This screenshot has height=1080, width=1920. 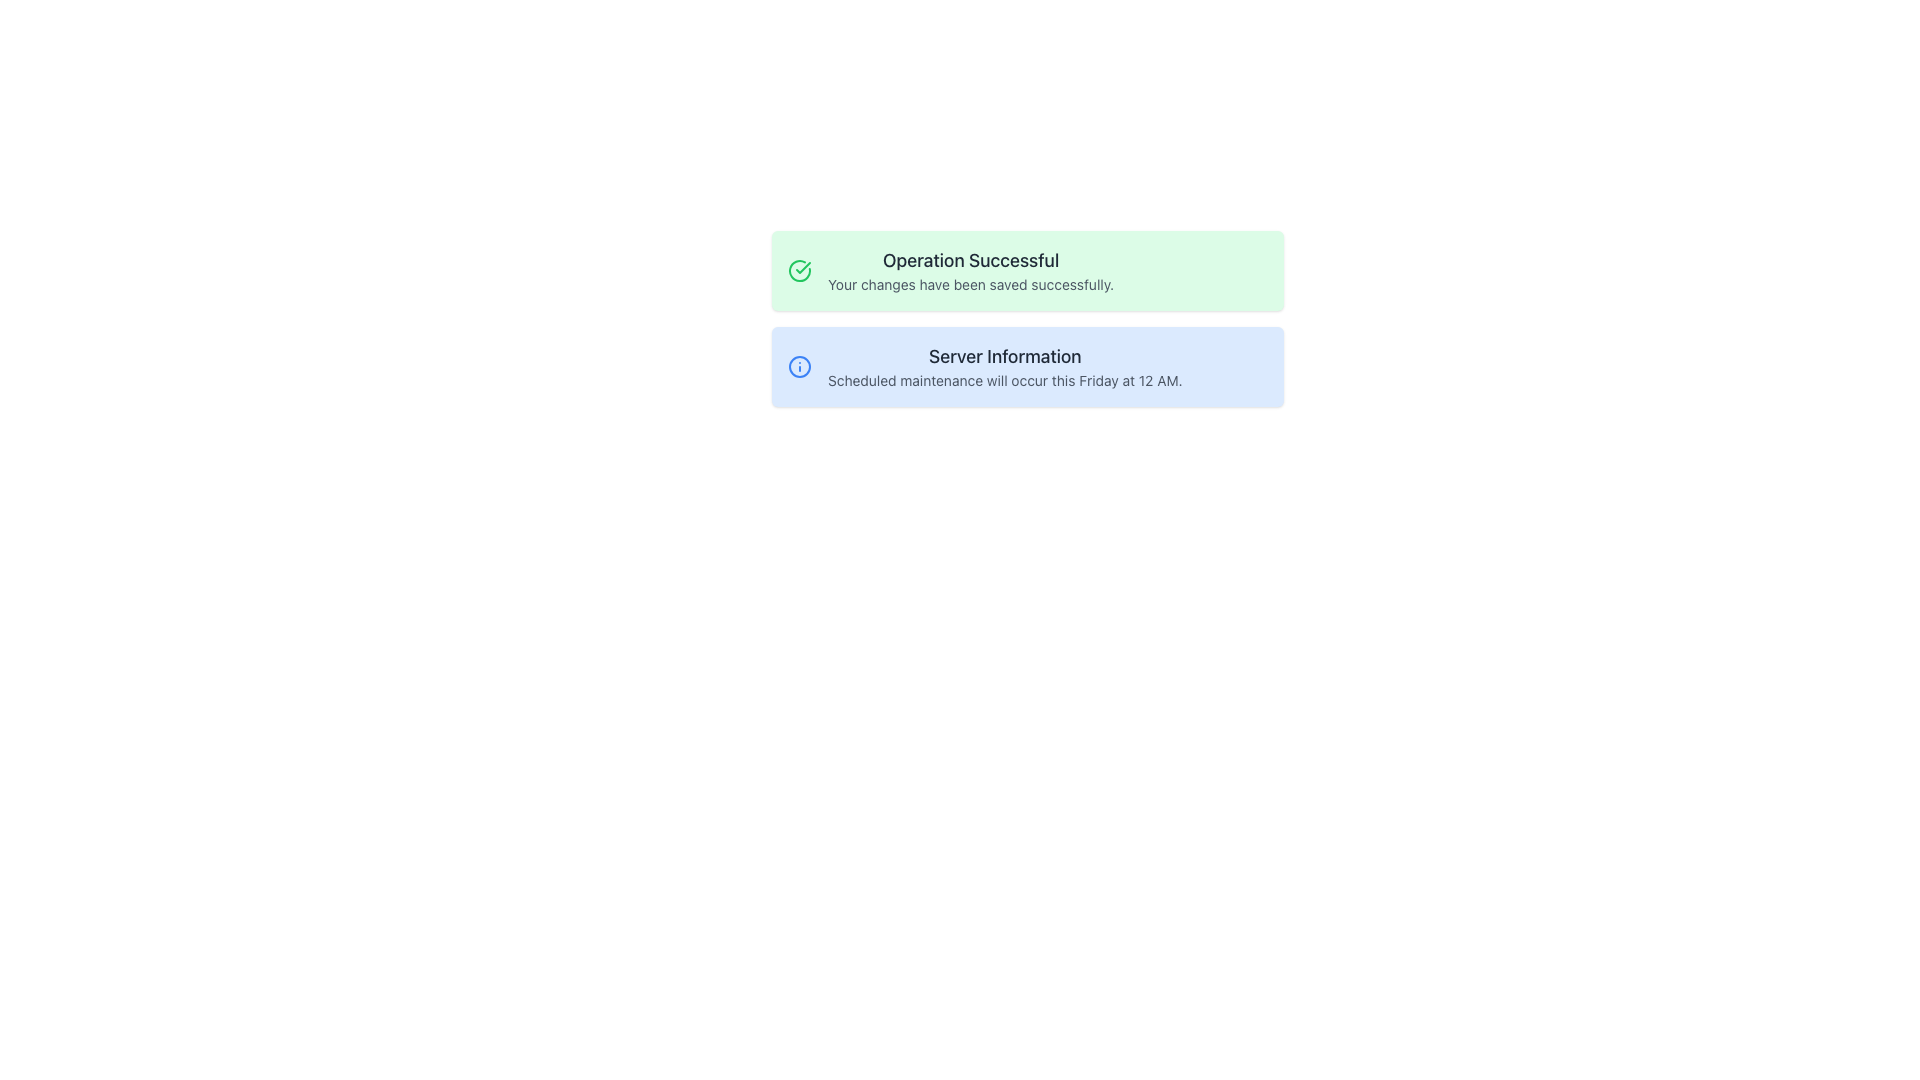 What do you see at coordinates (1027, 270) in the screenshot?
I see `text content of the first success notification box, which is centrally located above the blue 'Server Information' notification` at bounding box center [1027, 270].